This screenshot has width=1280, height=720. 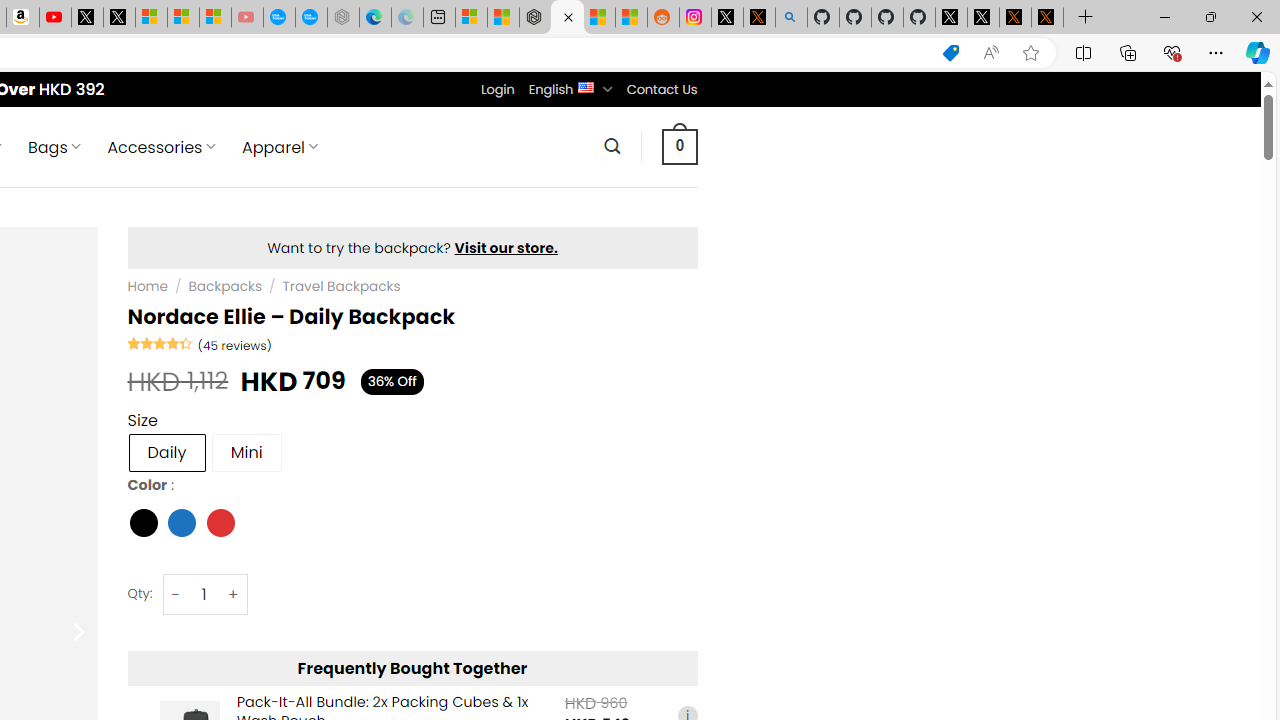 I want to click on 'Day 1: Arriving in Yemen (surreal to be here) - YouTube', so click(x=55, y=17).